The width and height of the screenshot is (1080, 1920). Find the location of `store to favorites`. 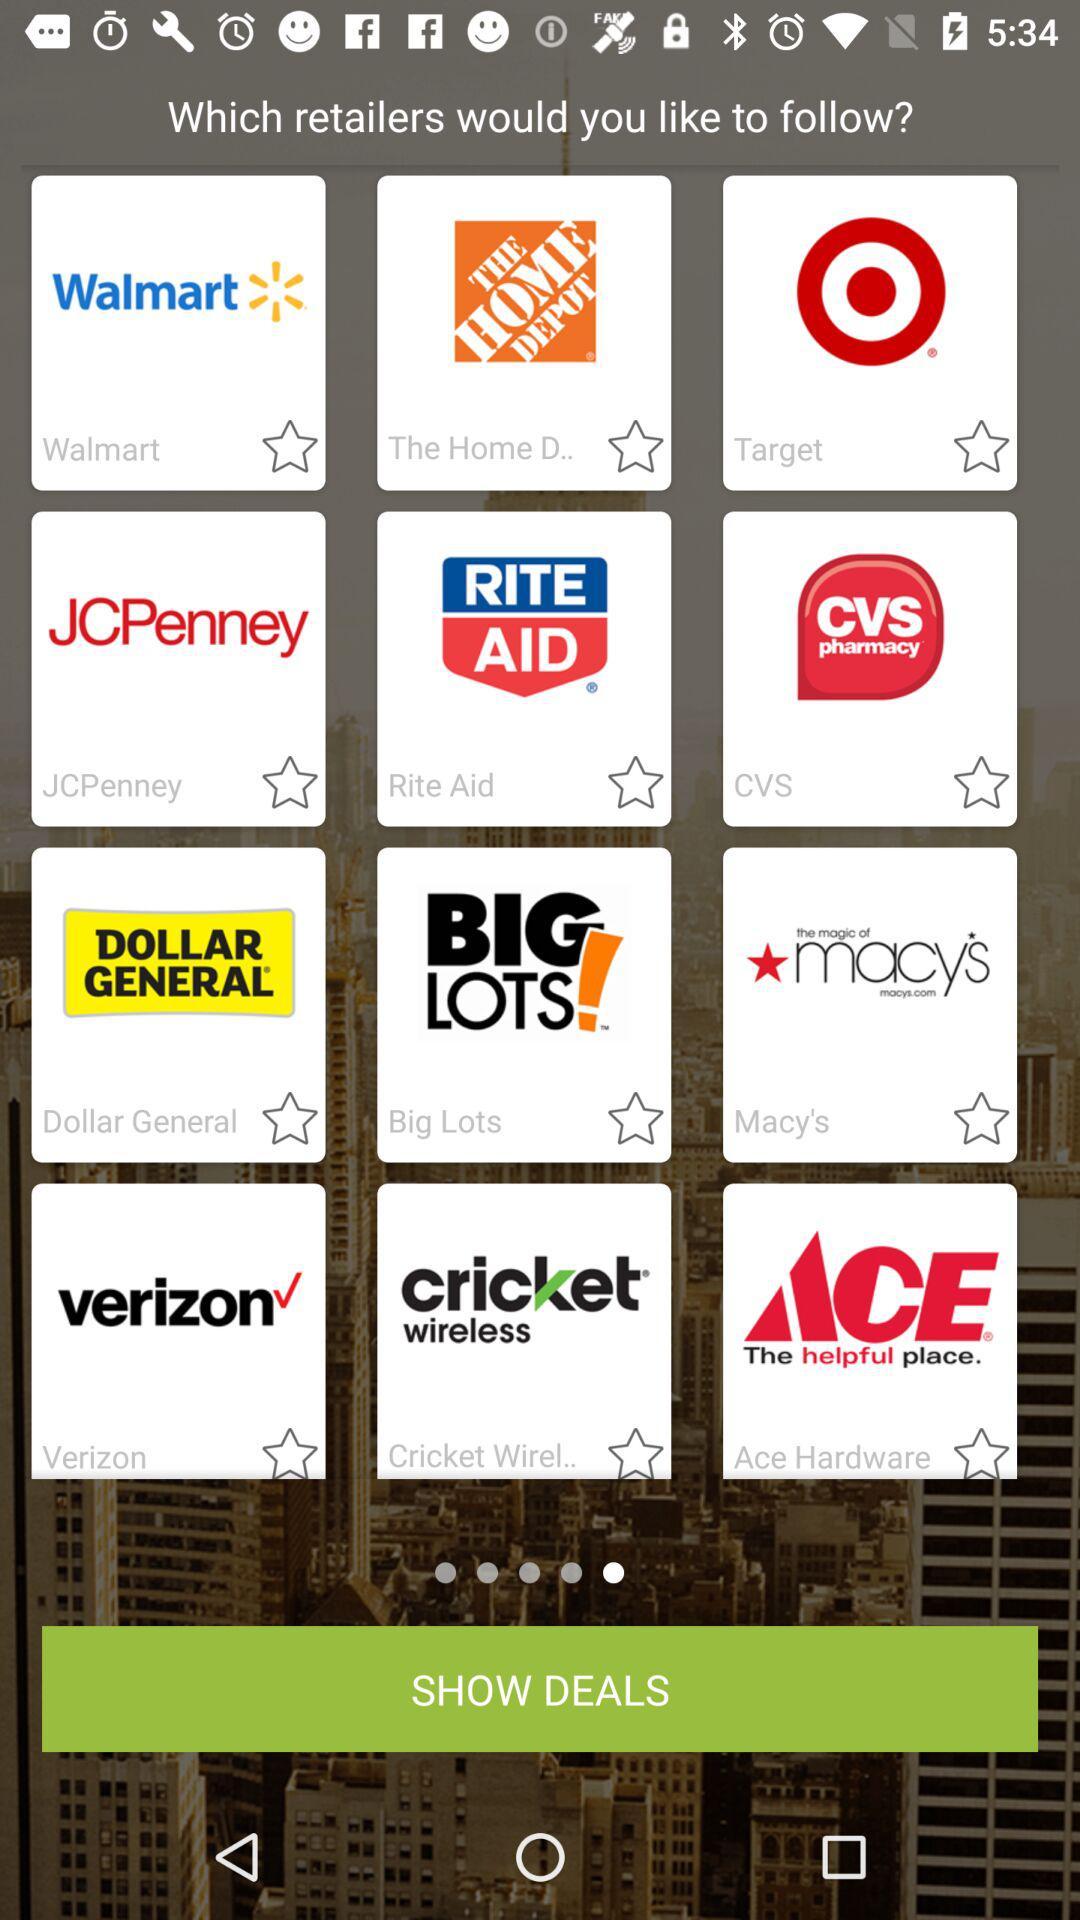

store to favorites is located at coordinates (278, 1120).